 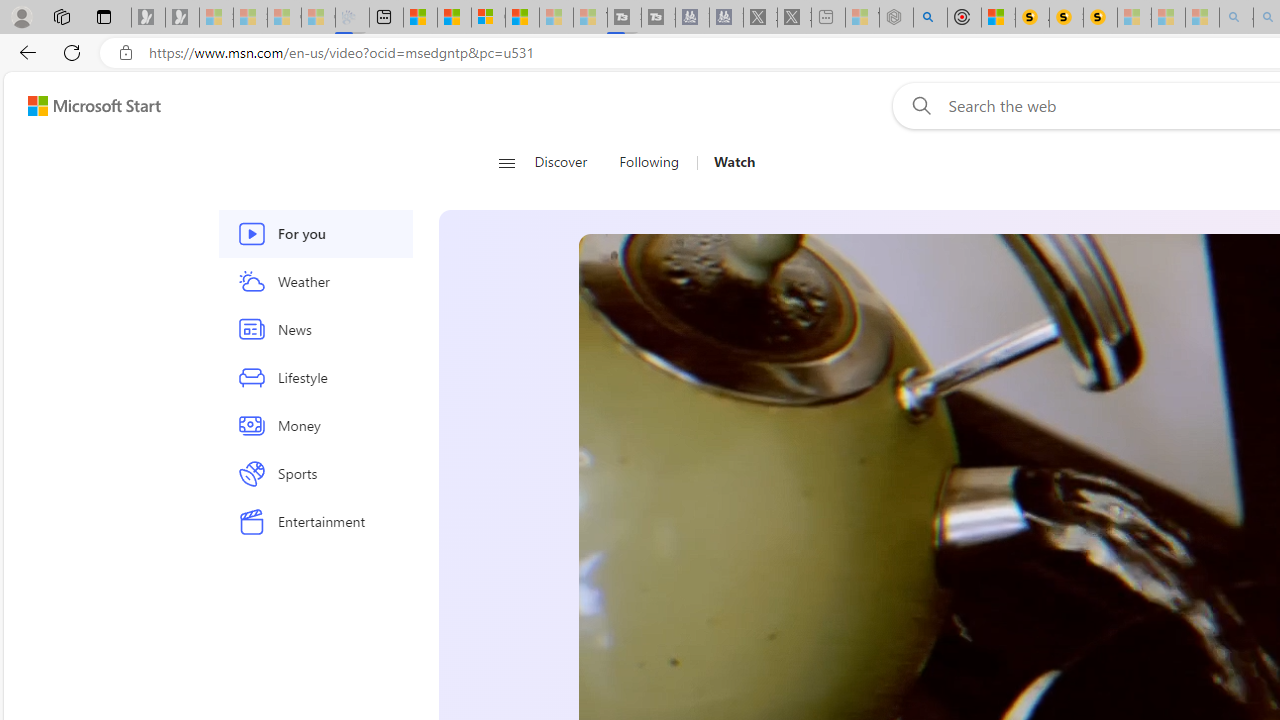 I want to click on 'Class: button-glyph', so click(x=506, y=162).